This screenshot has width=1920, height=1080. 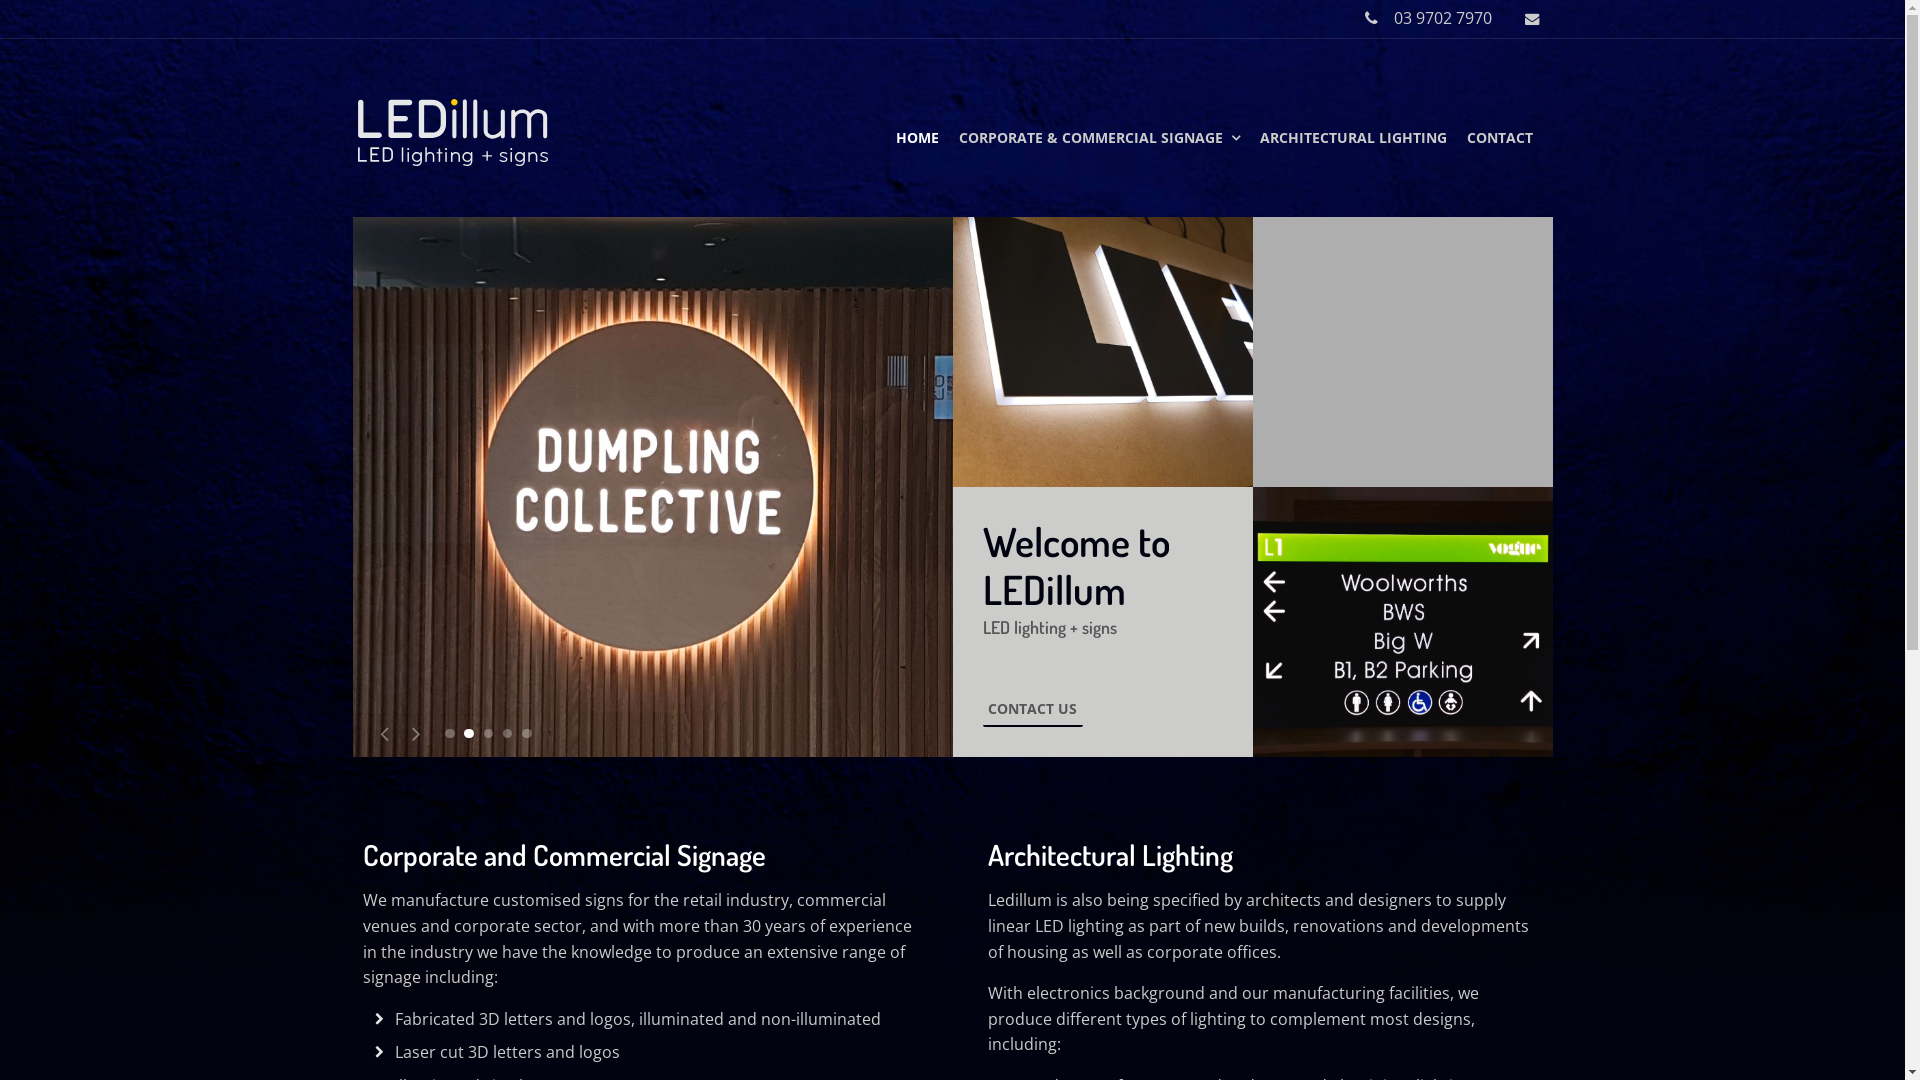 I want to click on 'ARCHITECTURAL LIGHTING', so click(x=1353, y=137).